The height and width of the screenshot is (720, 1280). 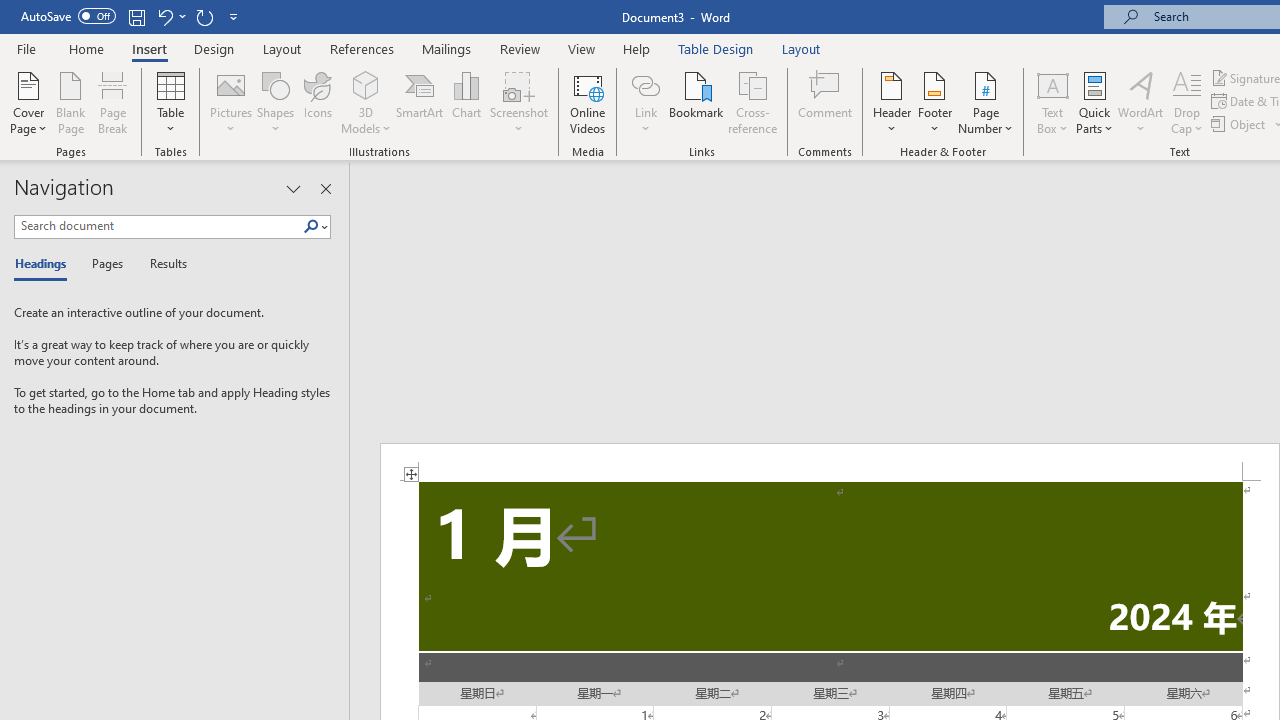 I want to click on 'Help', so click(x=636, y=48).